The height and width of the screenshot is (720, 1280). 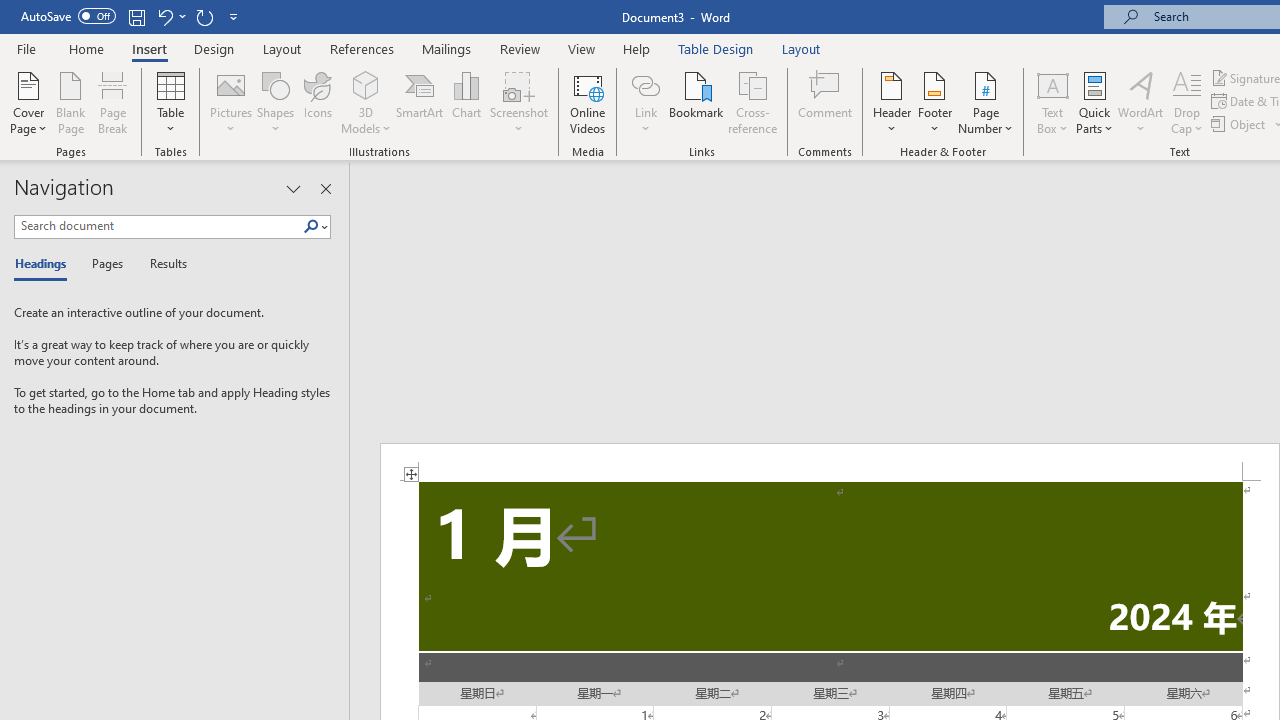 I want to click on 'Help', so click(x=636, y=48).